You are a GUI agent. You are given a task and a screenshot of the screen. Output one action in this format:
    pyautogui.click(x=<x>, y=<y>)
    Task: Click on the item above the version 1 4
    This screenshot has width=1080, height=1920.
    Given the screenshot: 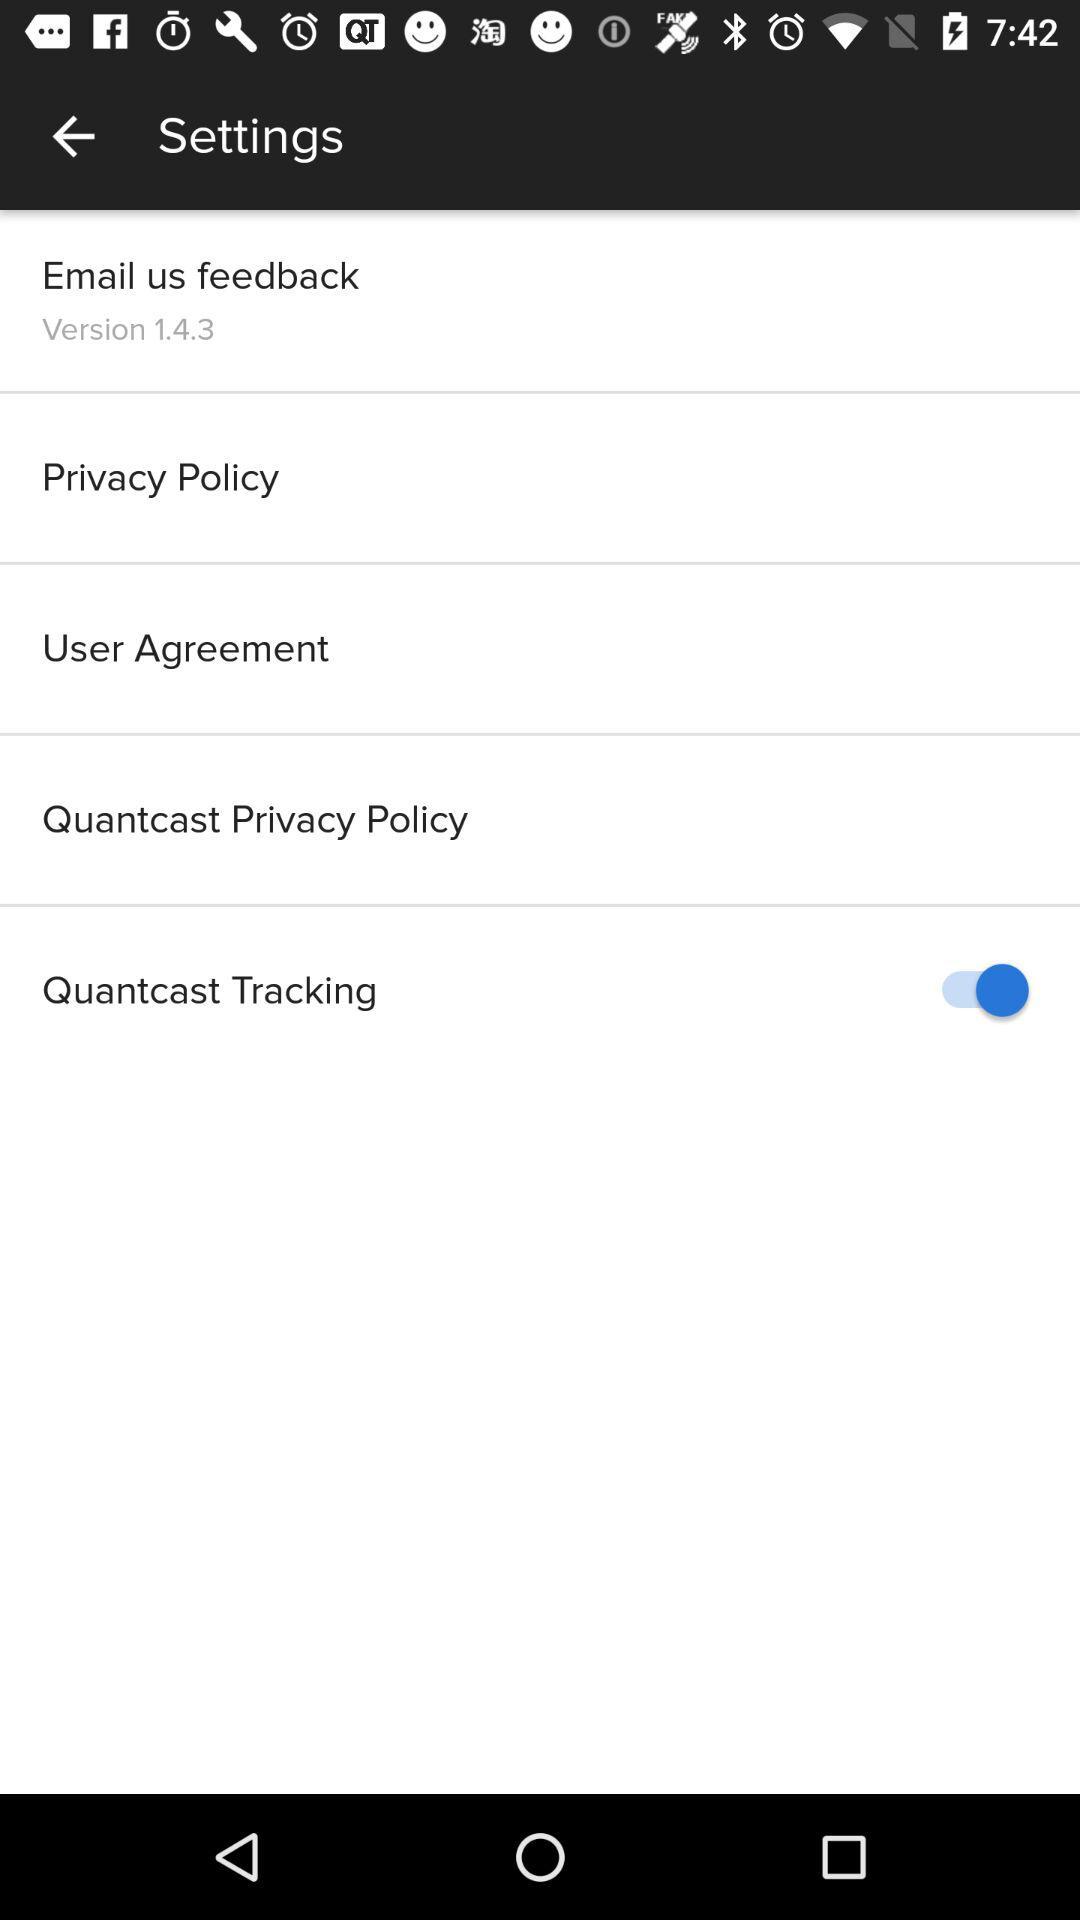 What is the action you would take?
    pyautogui.click(x=200, y=274)
    